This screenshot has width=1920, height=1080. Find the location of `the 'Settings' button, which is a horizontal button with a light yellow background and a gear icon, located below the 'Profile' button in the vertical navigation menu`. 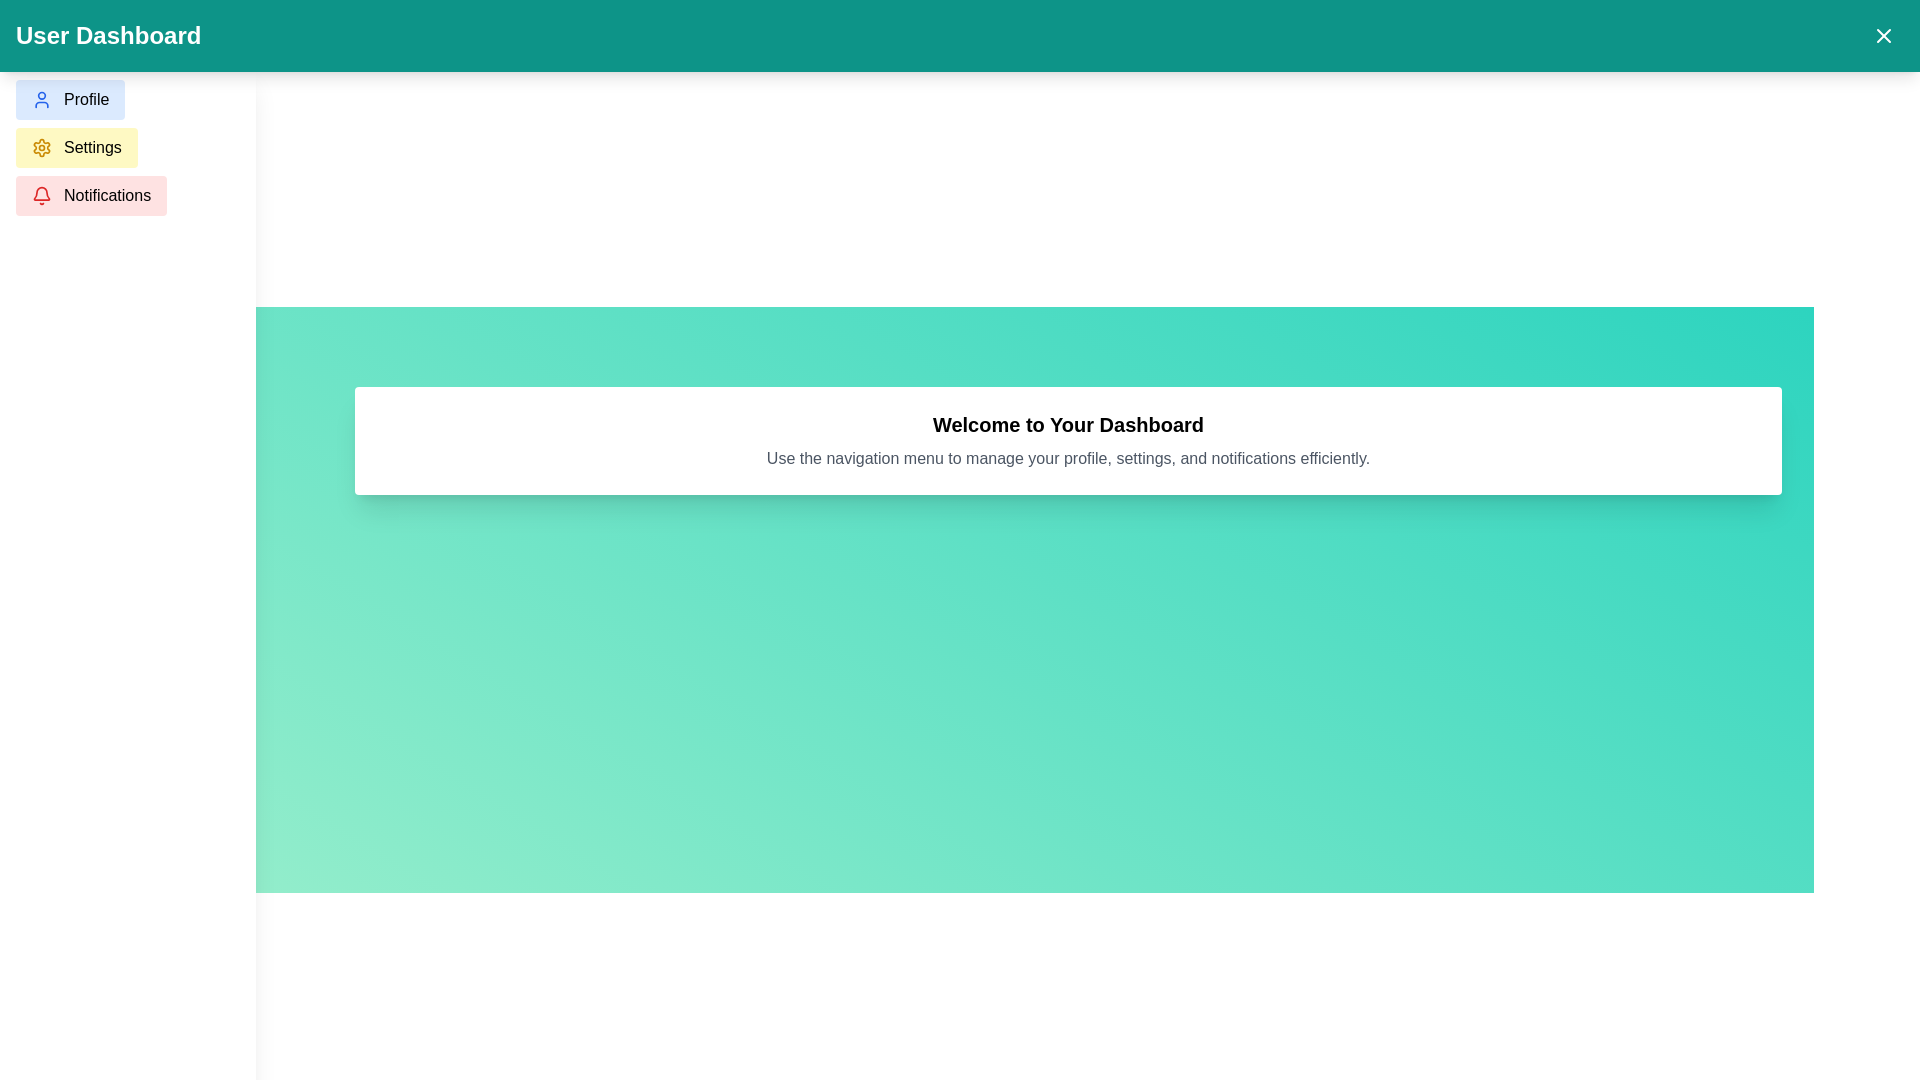

the 'Settings' button, which is a horizontal button with a light yellow background and a gear icon, located below the 'Profile' button in the vertical navigation menu is located at coordinates (76, 146).